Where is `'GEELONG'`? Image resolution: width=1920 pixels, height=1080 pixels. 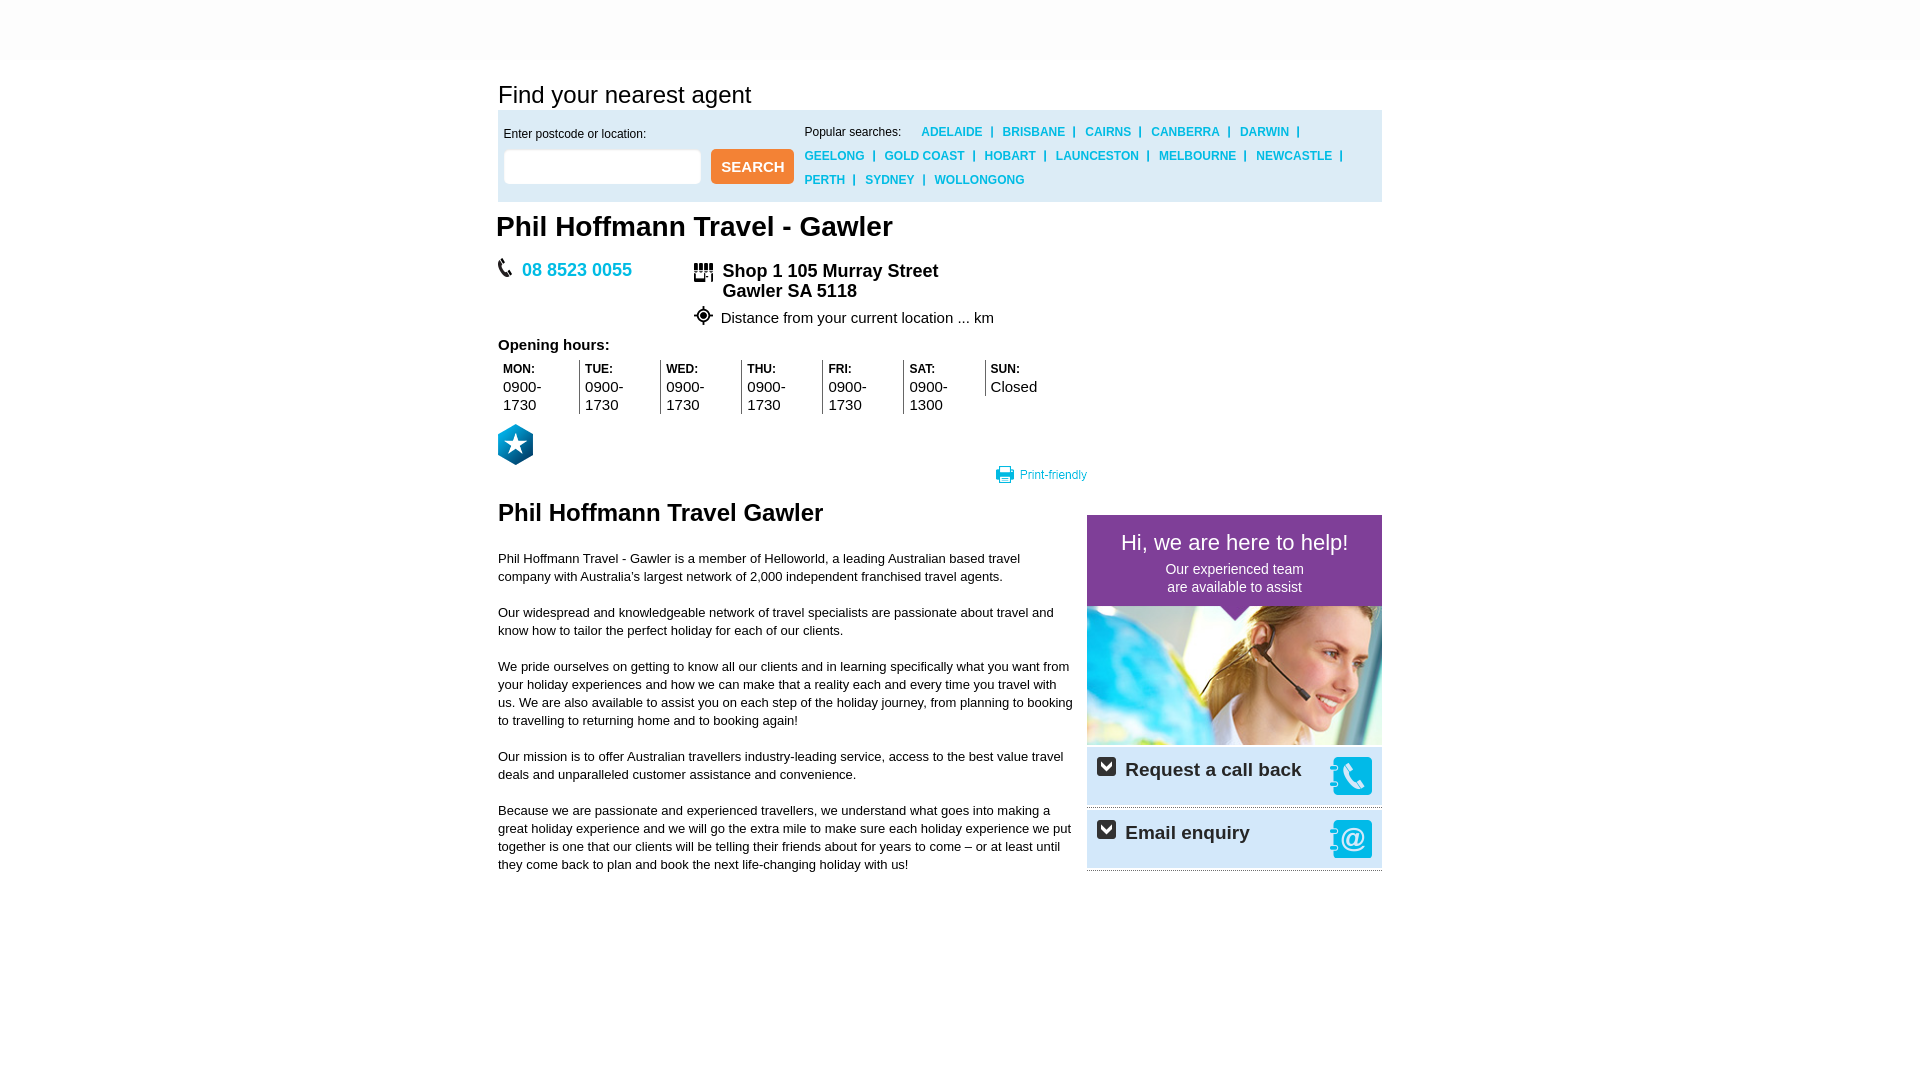
'GEELONG' is located at coordinates (804, 154).